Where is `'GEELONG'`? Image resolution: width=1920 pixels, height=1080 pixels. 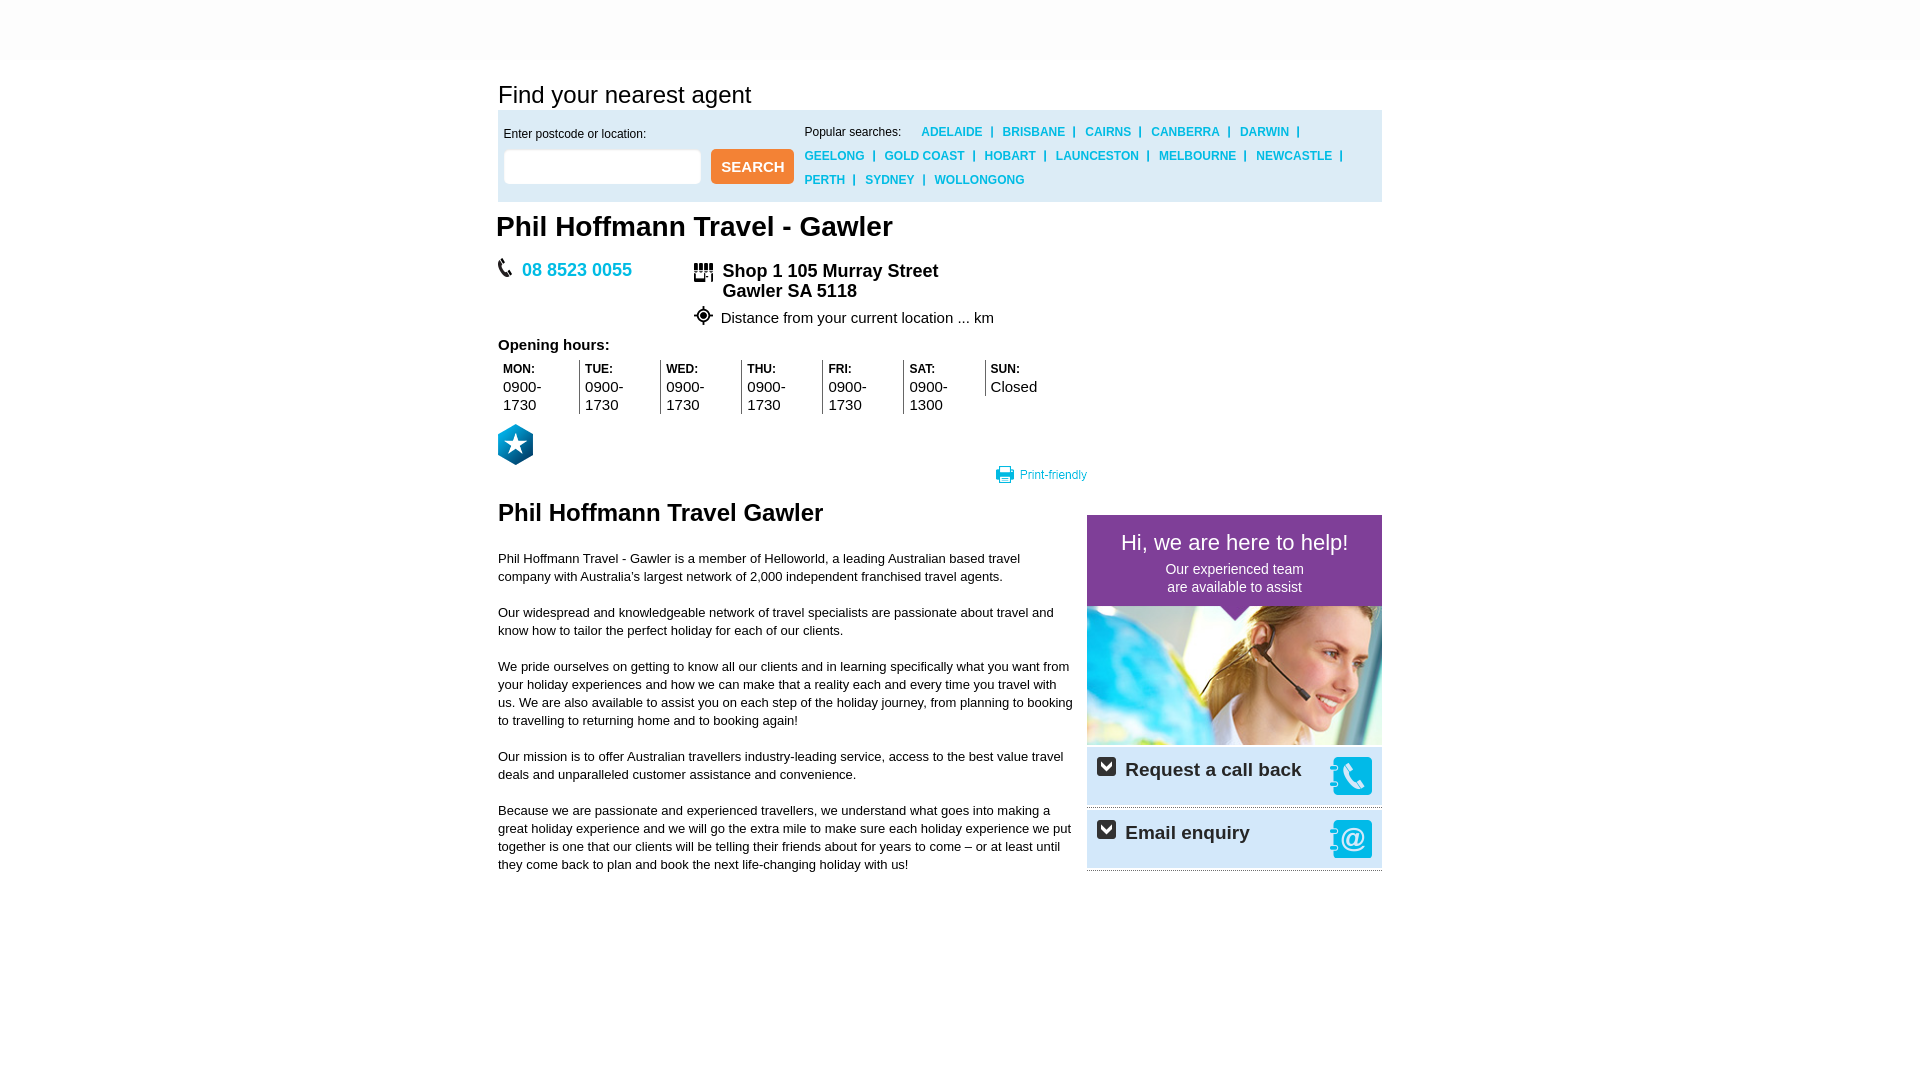
'GEELONG' is located at coordinates (804, 154).